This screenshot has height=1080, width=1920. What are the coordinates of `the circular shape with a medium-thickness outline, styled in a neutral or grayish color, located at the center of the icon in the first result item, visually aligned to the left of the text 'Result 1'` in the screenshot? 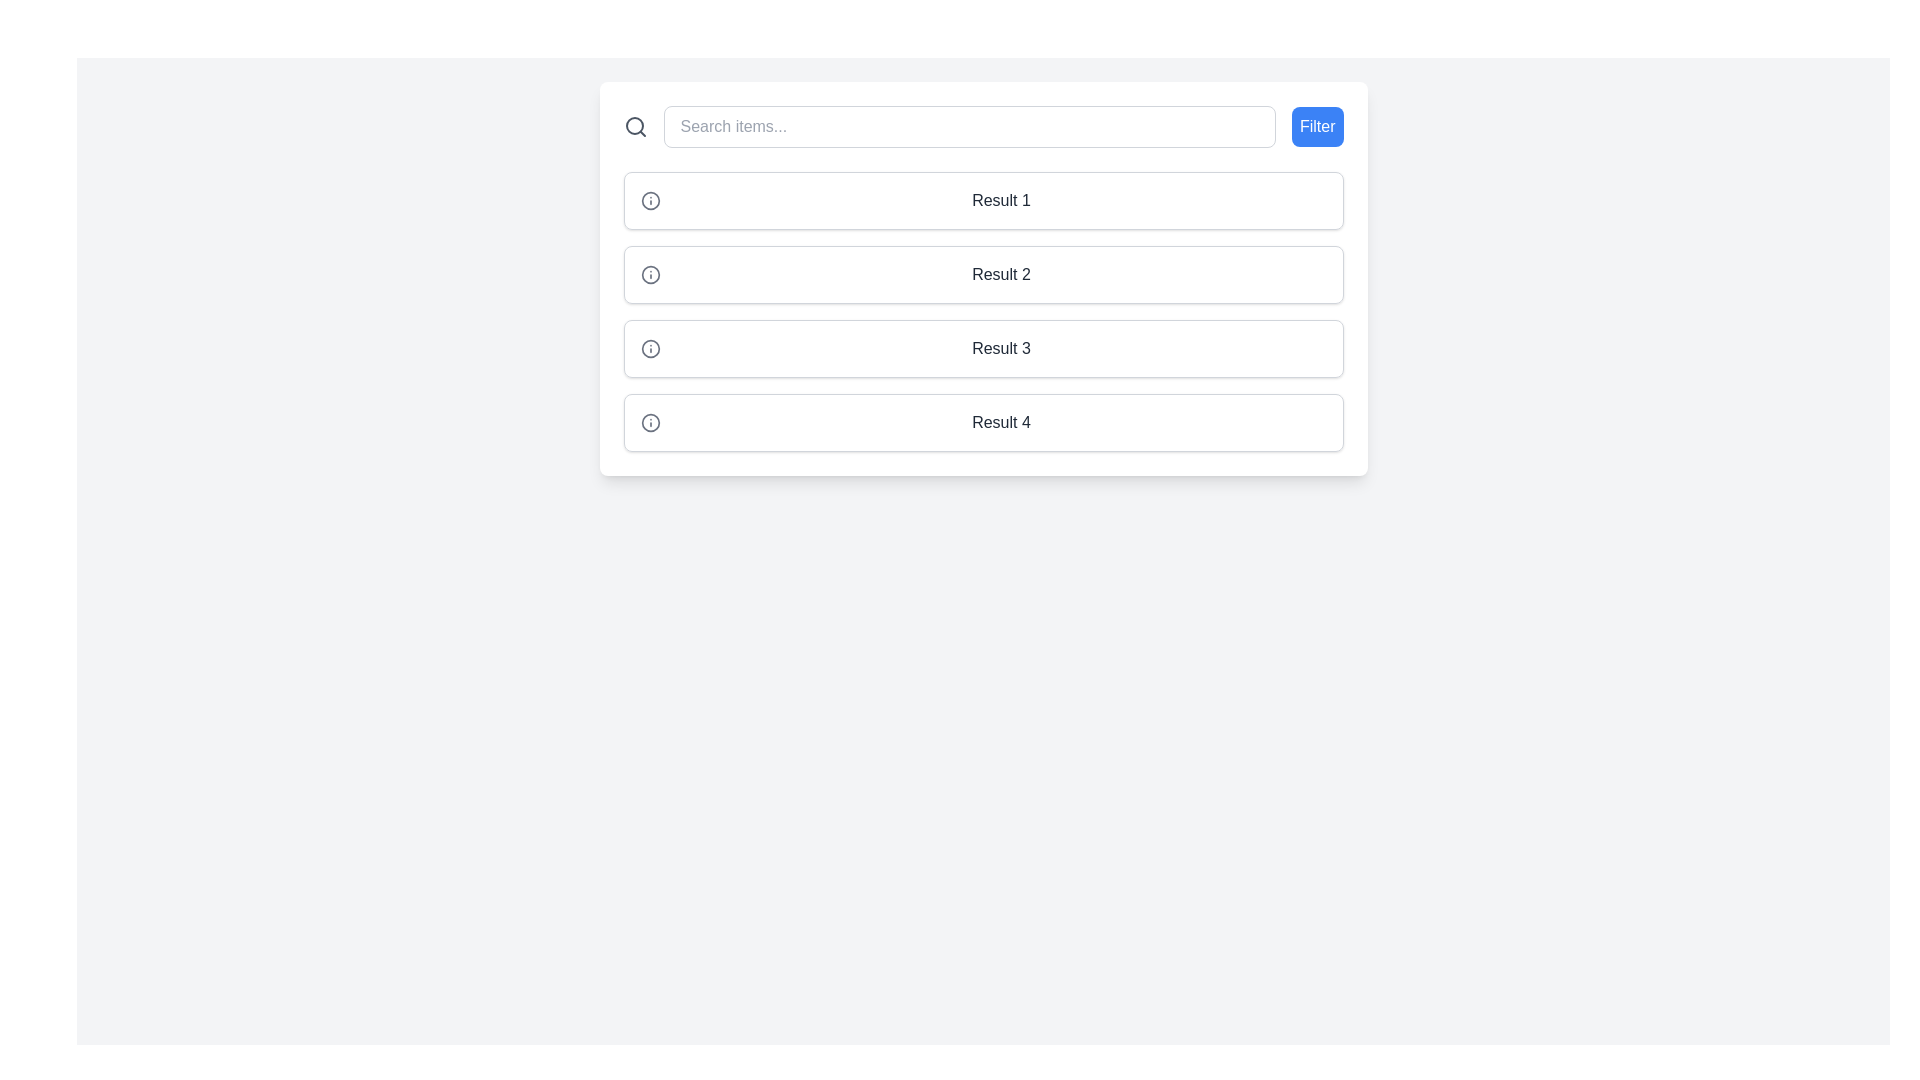 It's located at (650, 200).